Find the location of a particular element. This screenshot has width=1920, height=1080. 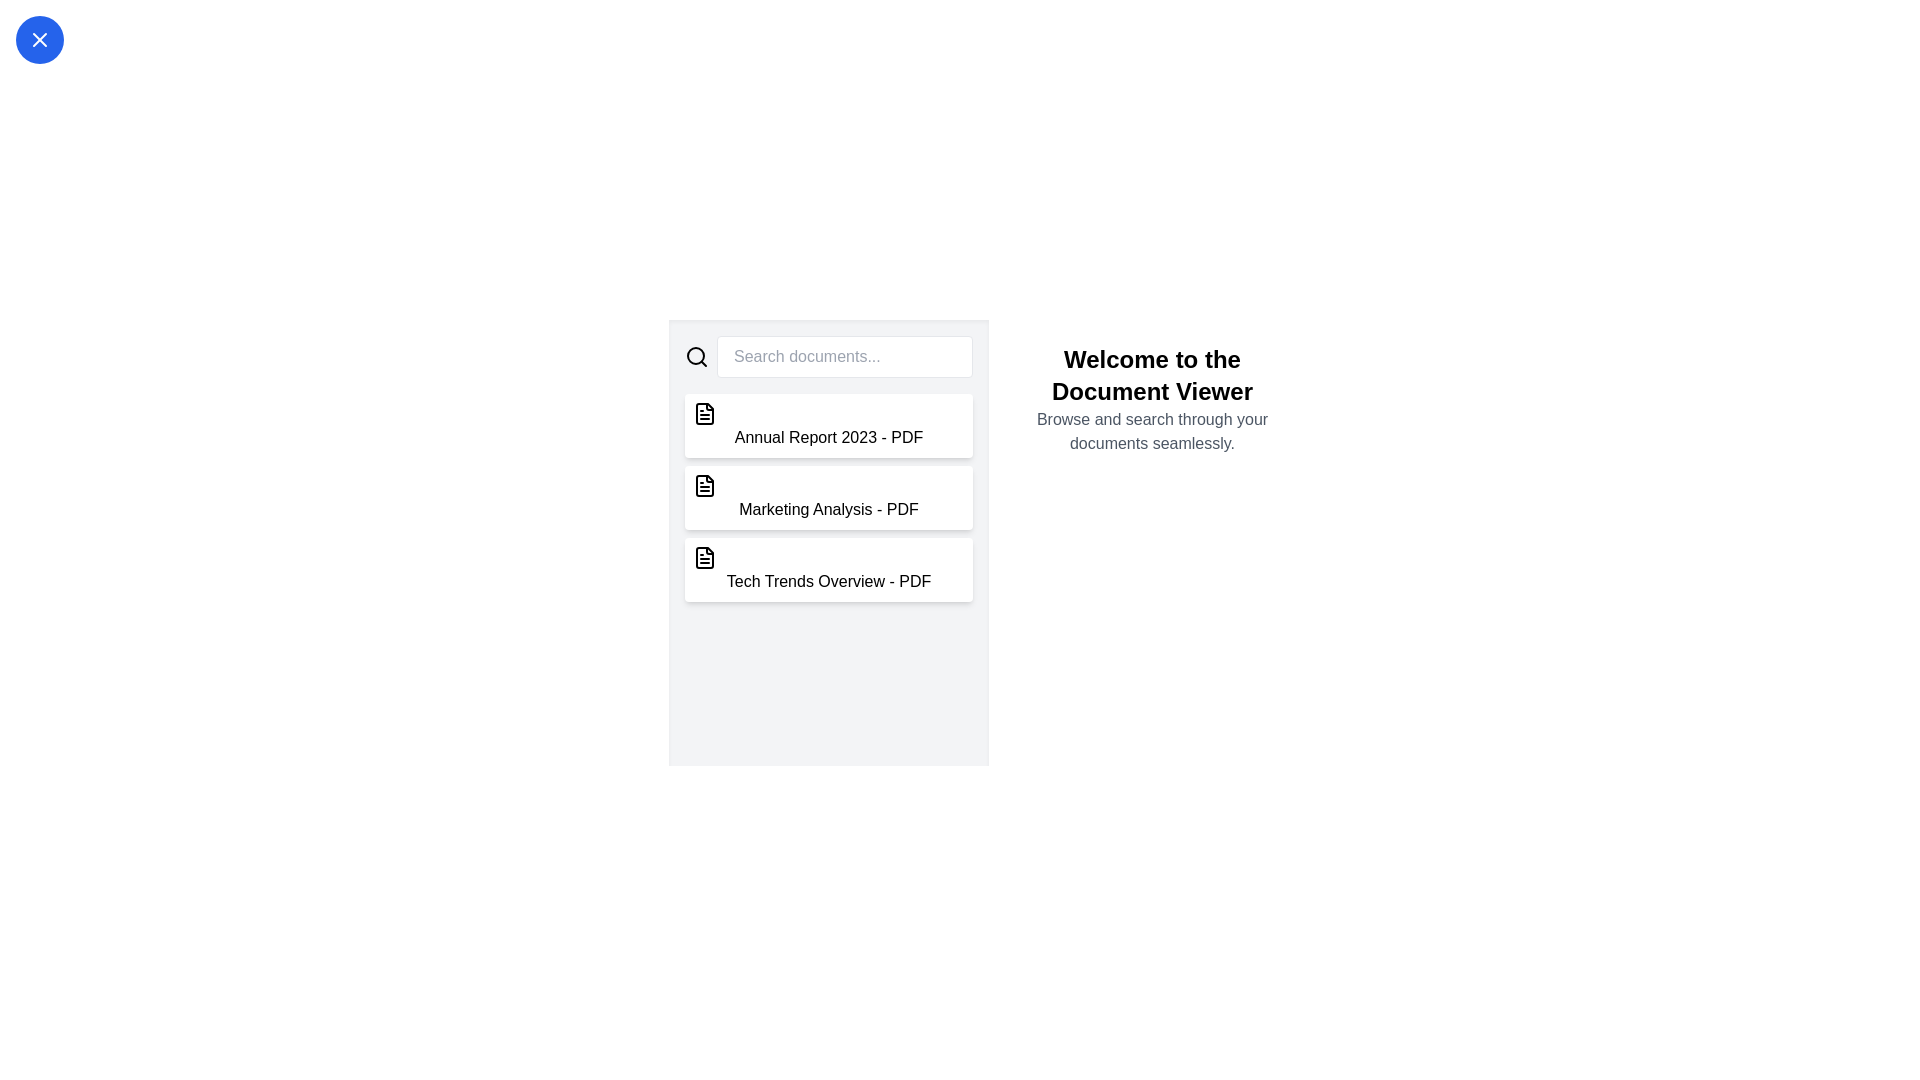

the document Annual Report 2023 - PDF from the list is located at coordinates (829, 424).